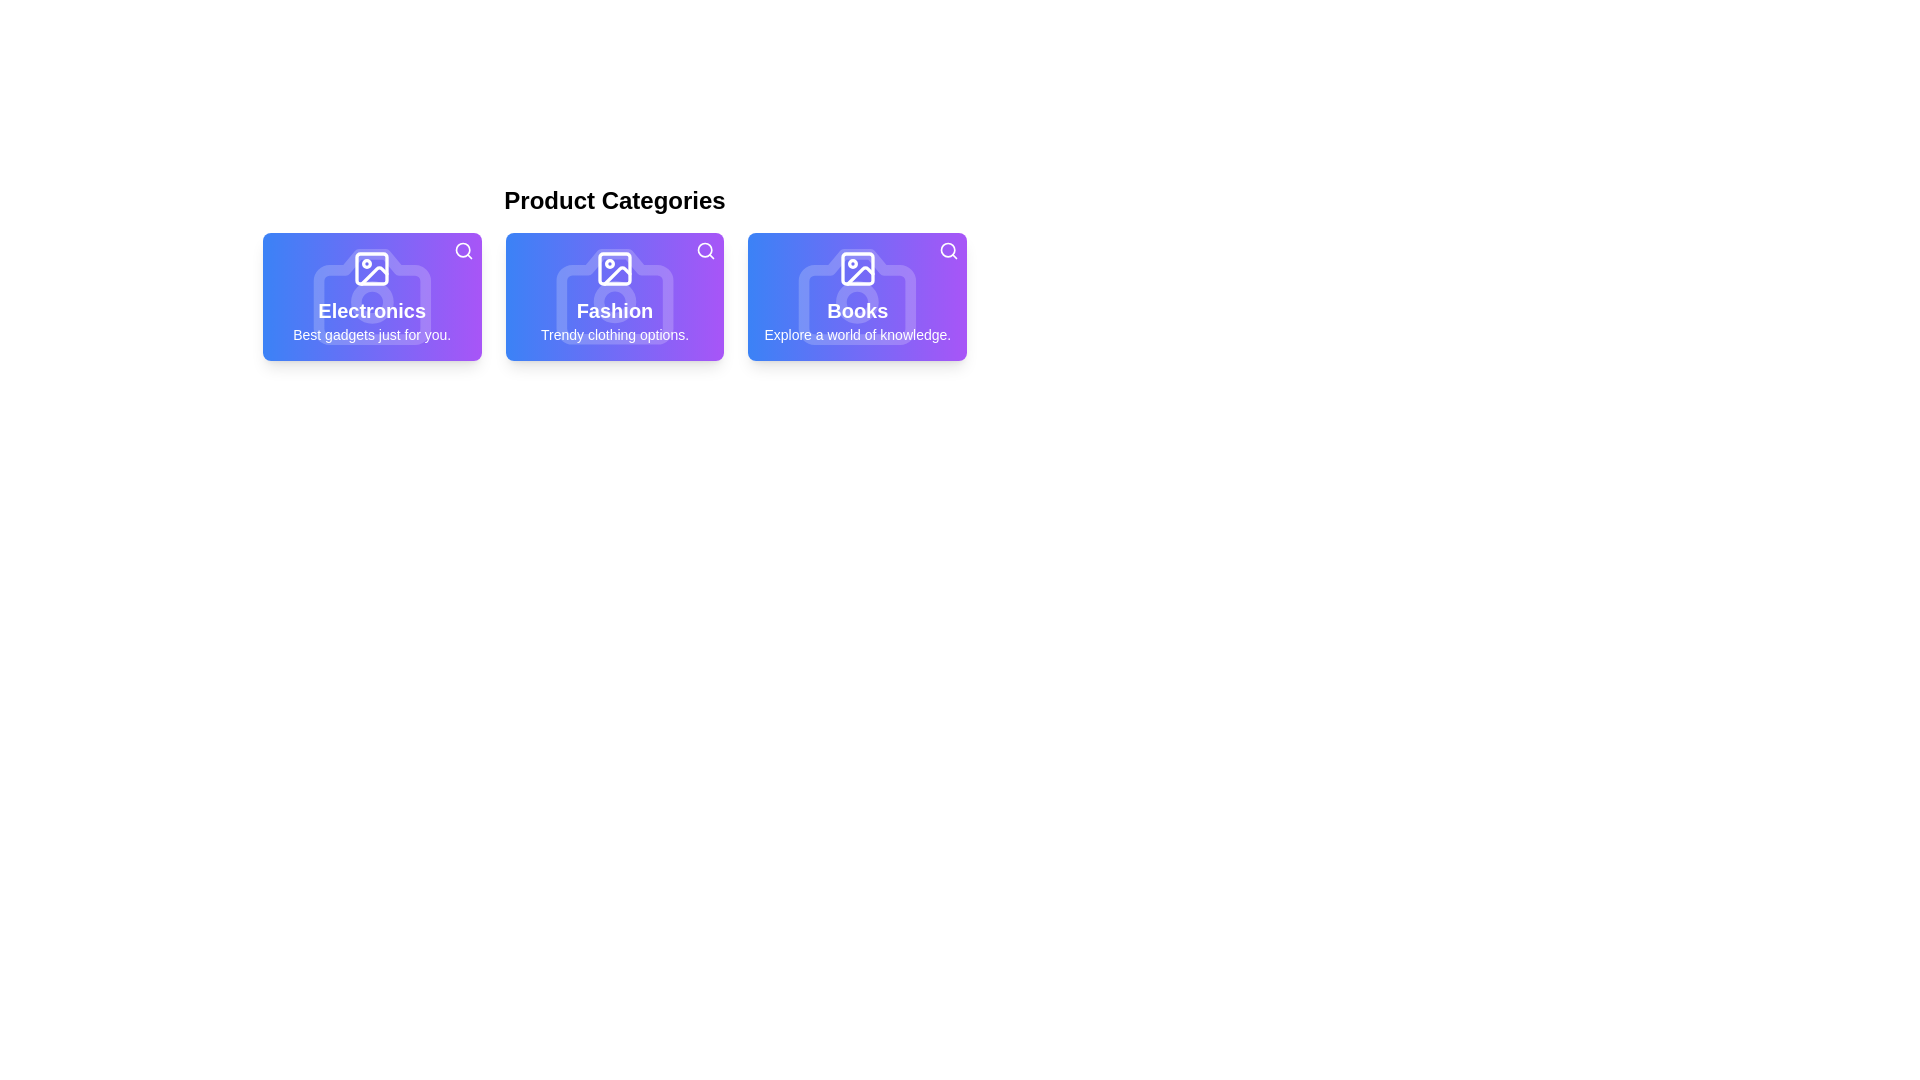 The height and width of the screenshot is (1080, 1920). Describe the element at coordinates (613, 334) in the screenshot. I see `the second text label under the 'Fashion' category which provides additional information about Fashion` at that location.